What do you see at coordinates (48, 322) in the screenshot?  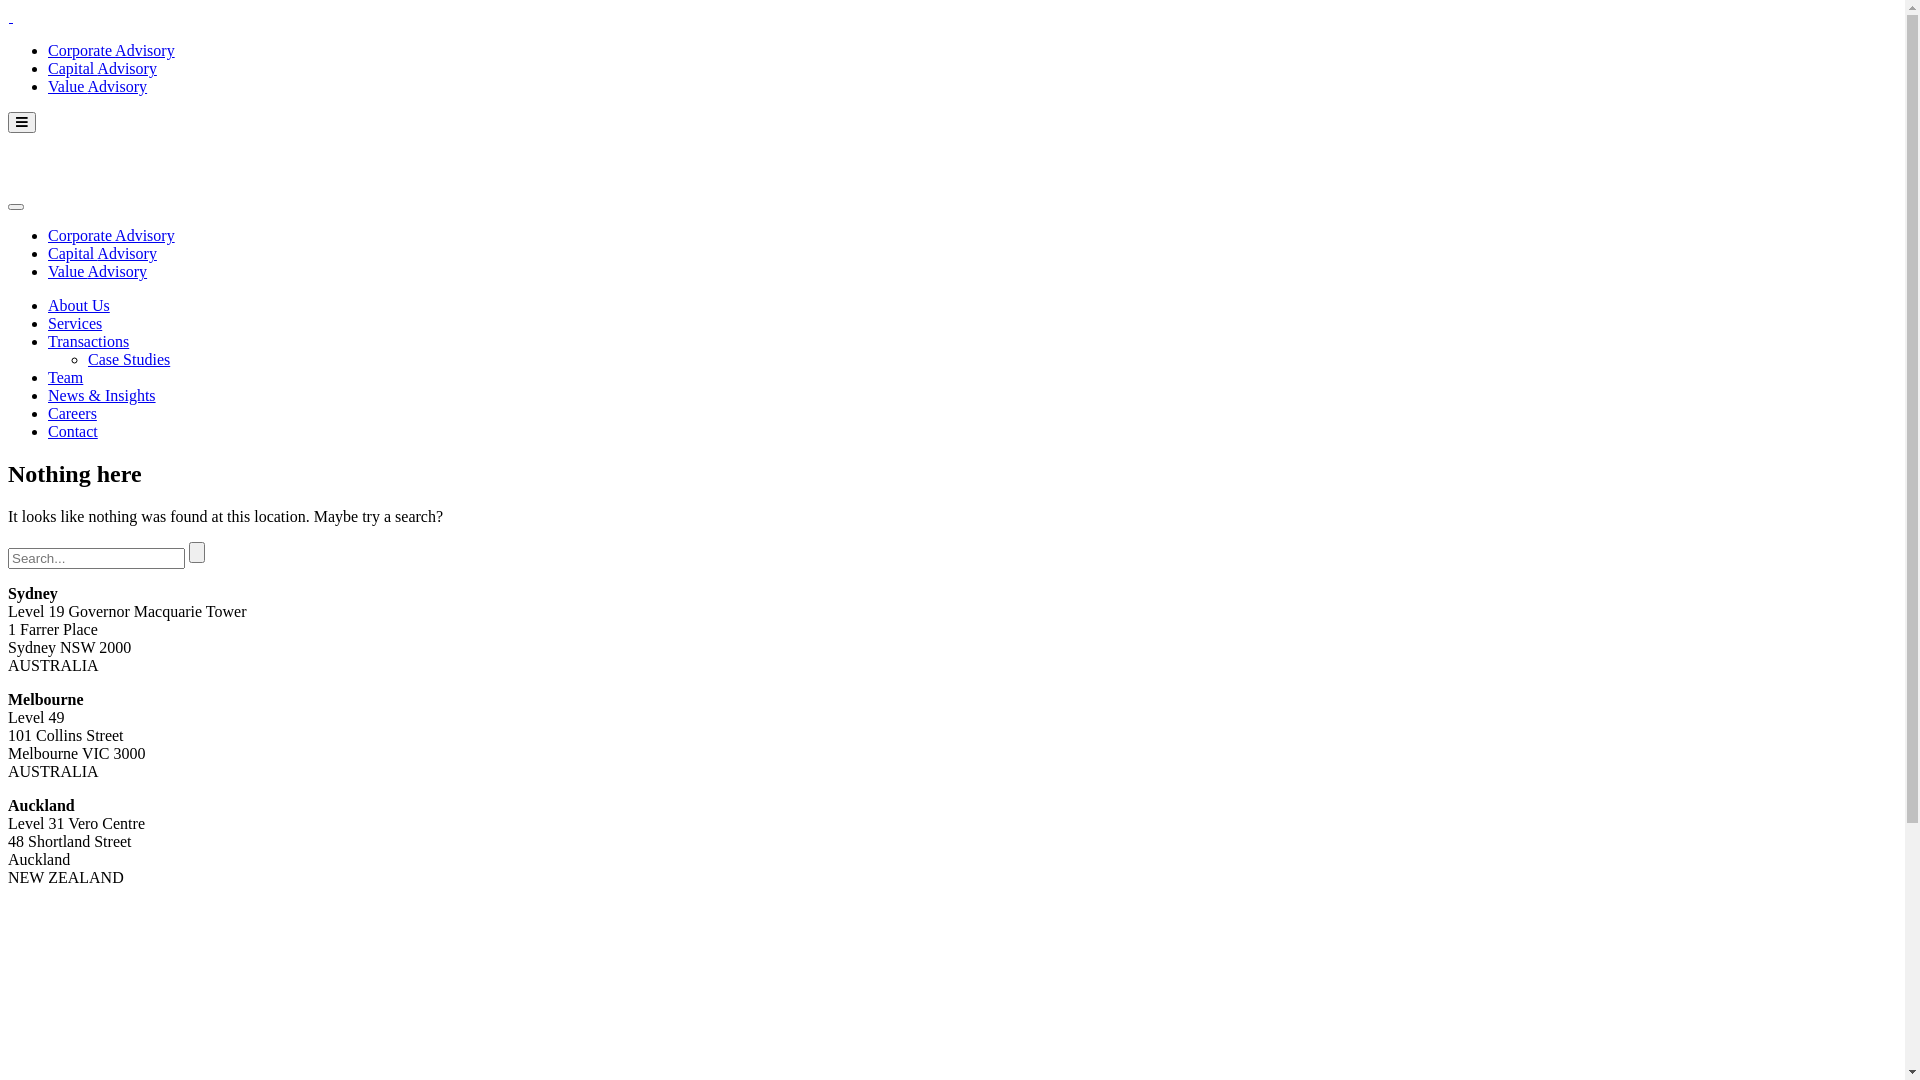 I see `'Services'` at bounding box center [48, 322].